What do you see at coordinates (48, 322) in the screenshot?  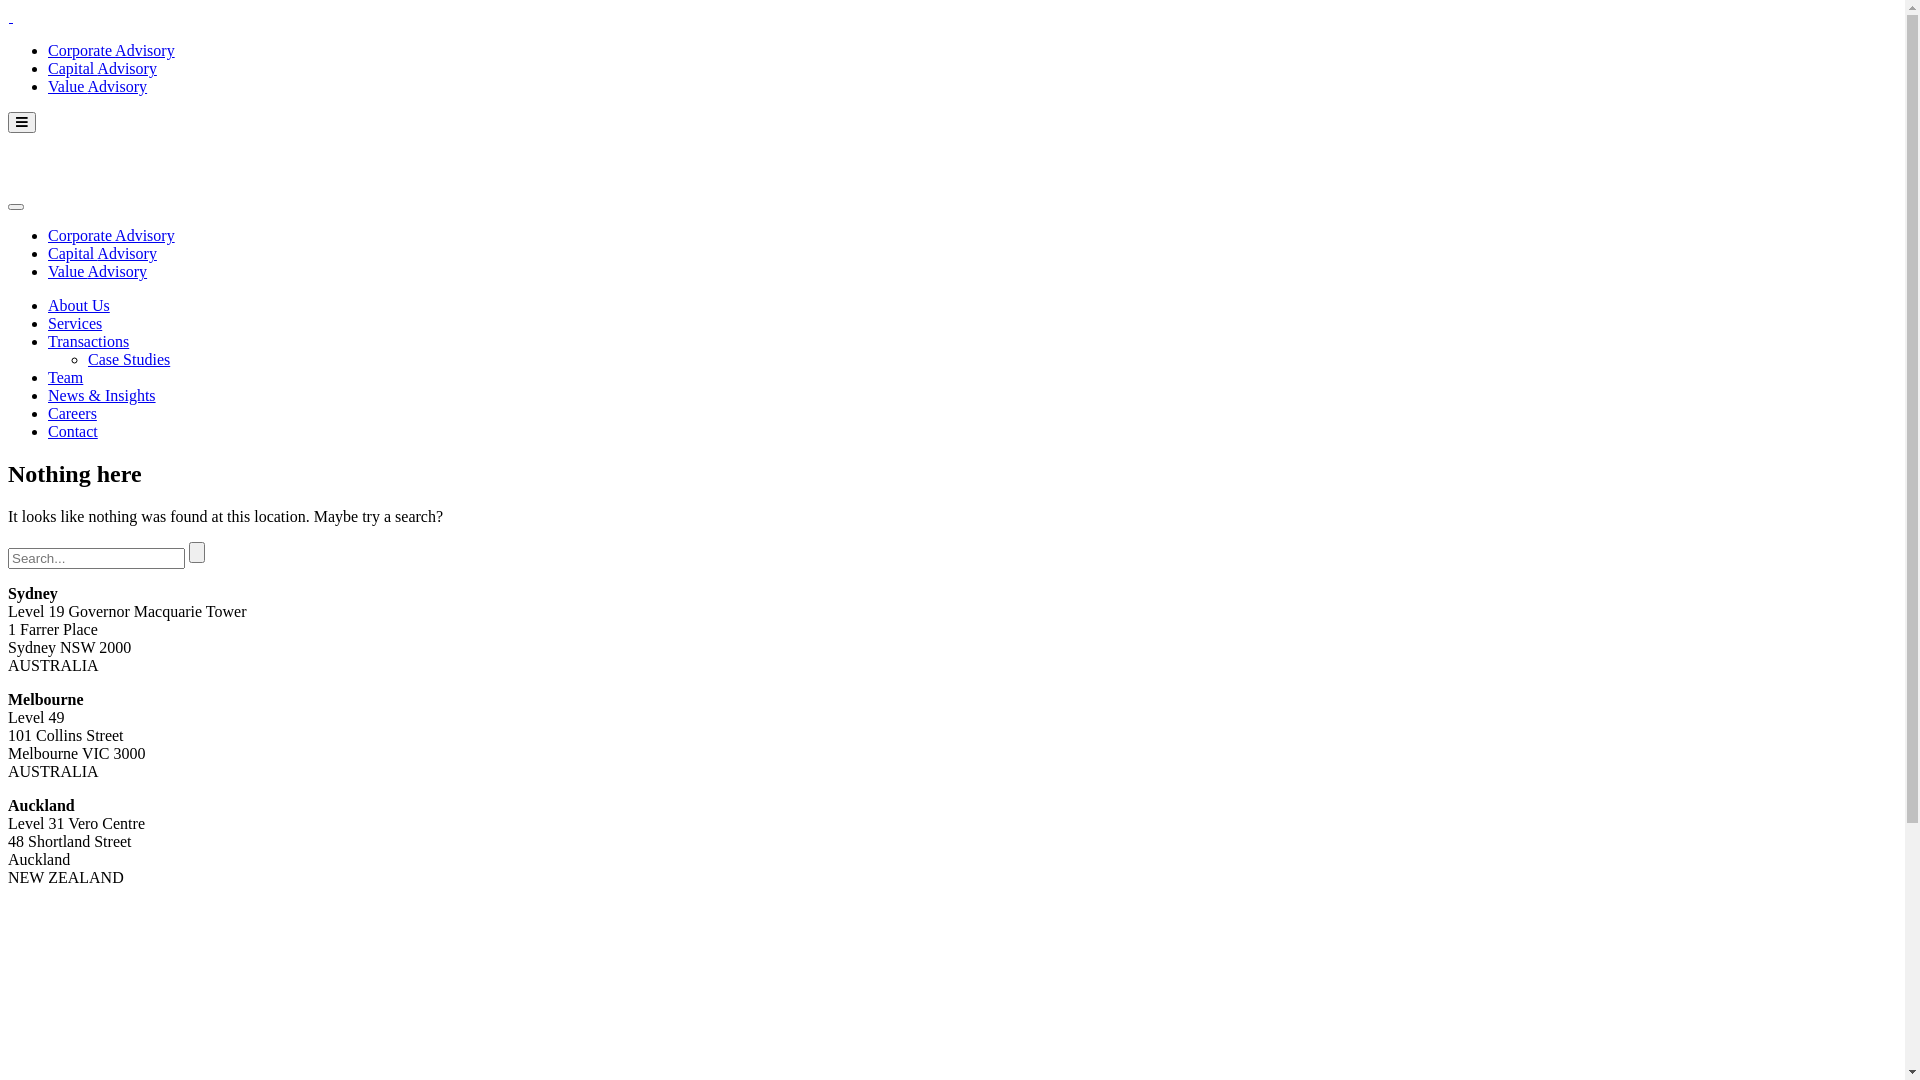 I see `'Services'` at bounding box center [48, 322].